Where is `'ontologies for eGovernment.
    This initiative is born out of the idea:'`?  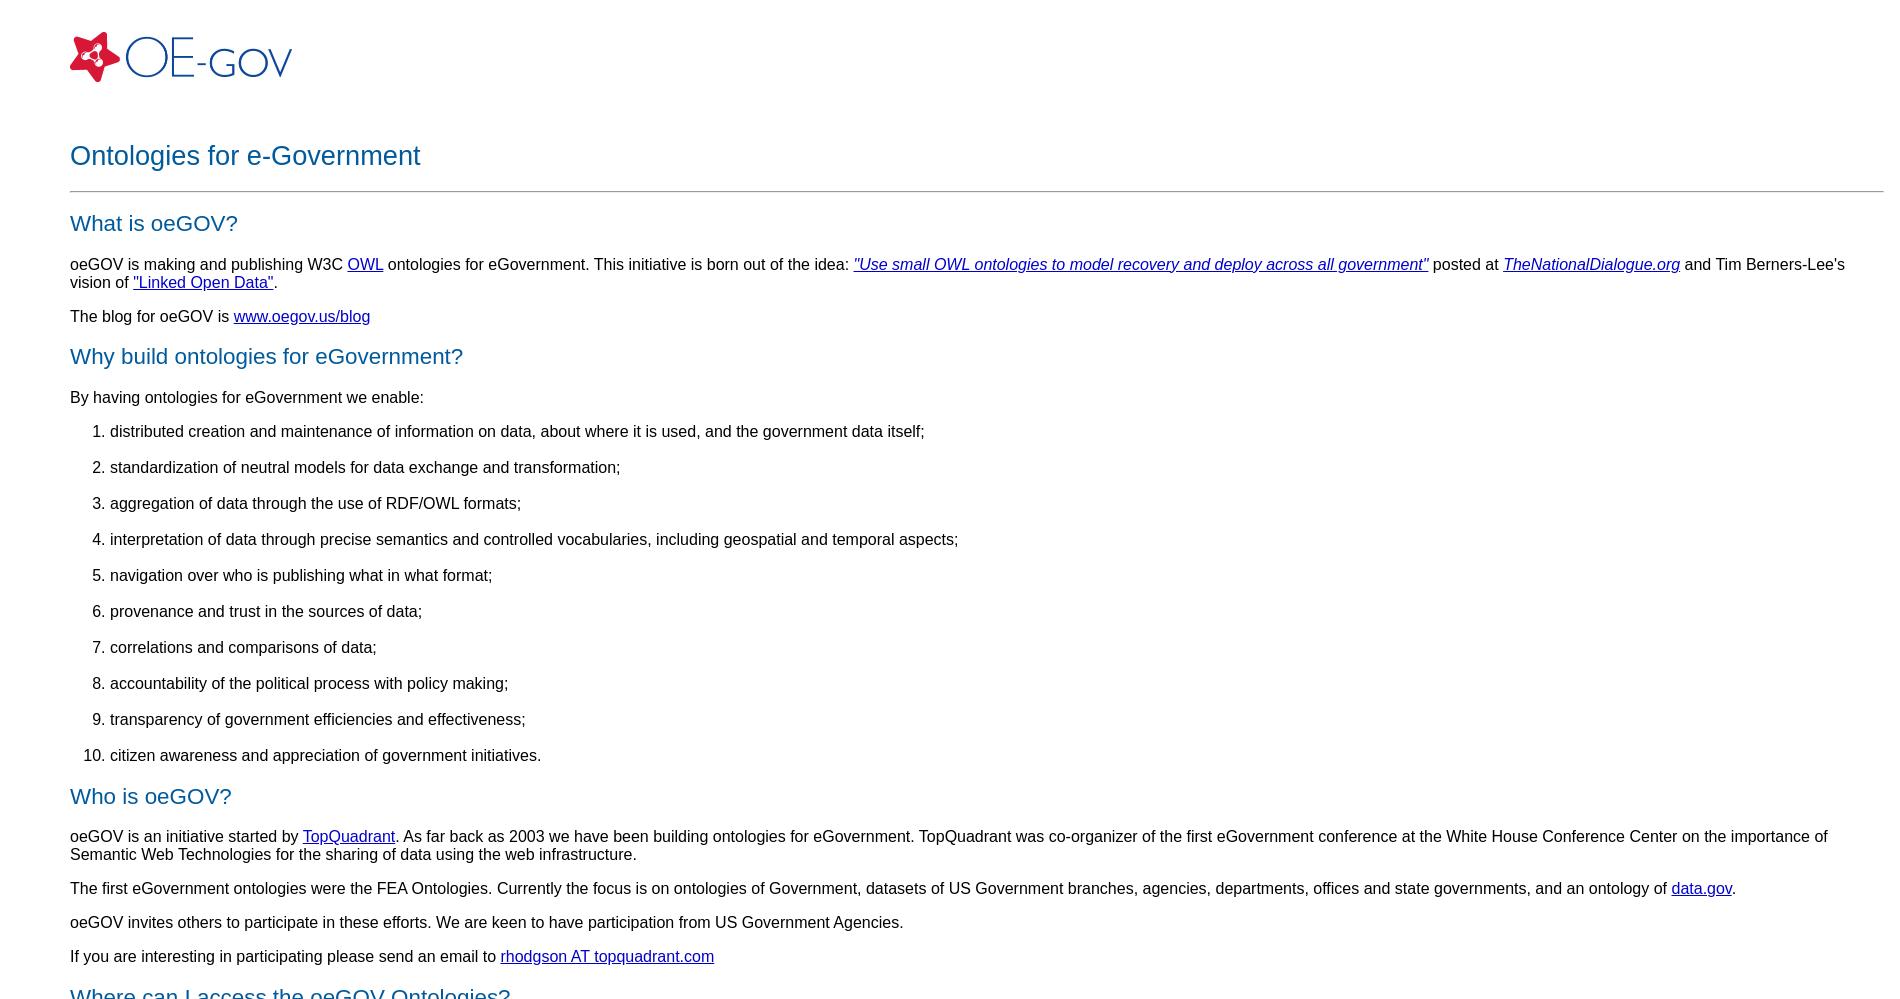
'ontologies for eGovernment.
    This initiative is born out of the idea:' is located at coordinates (618, 263).